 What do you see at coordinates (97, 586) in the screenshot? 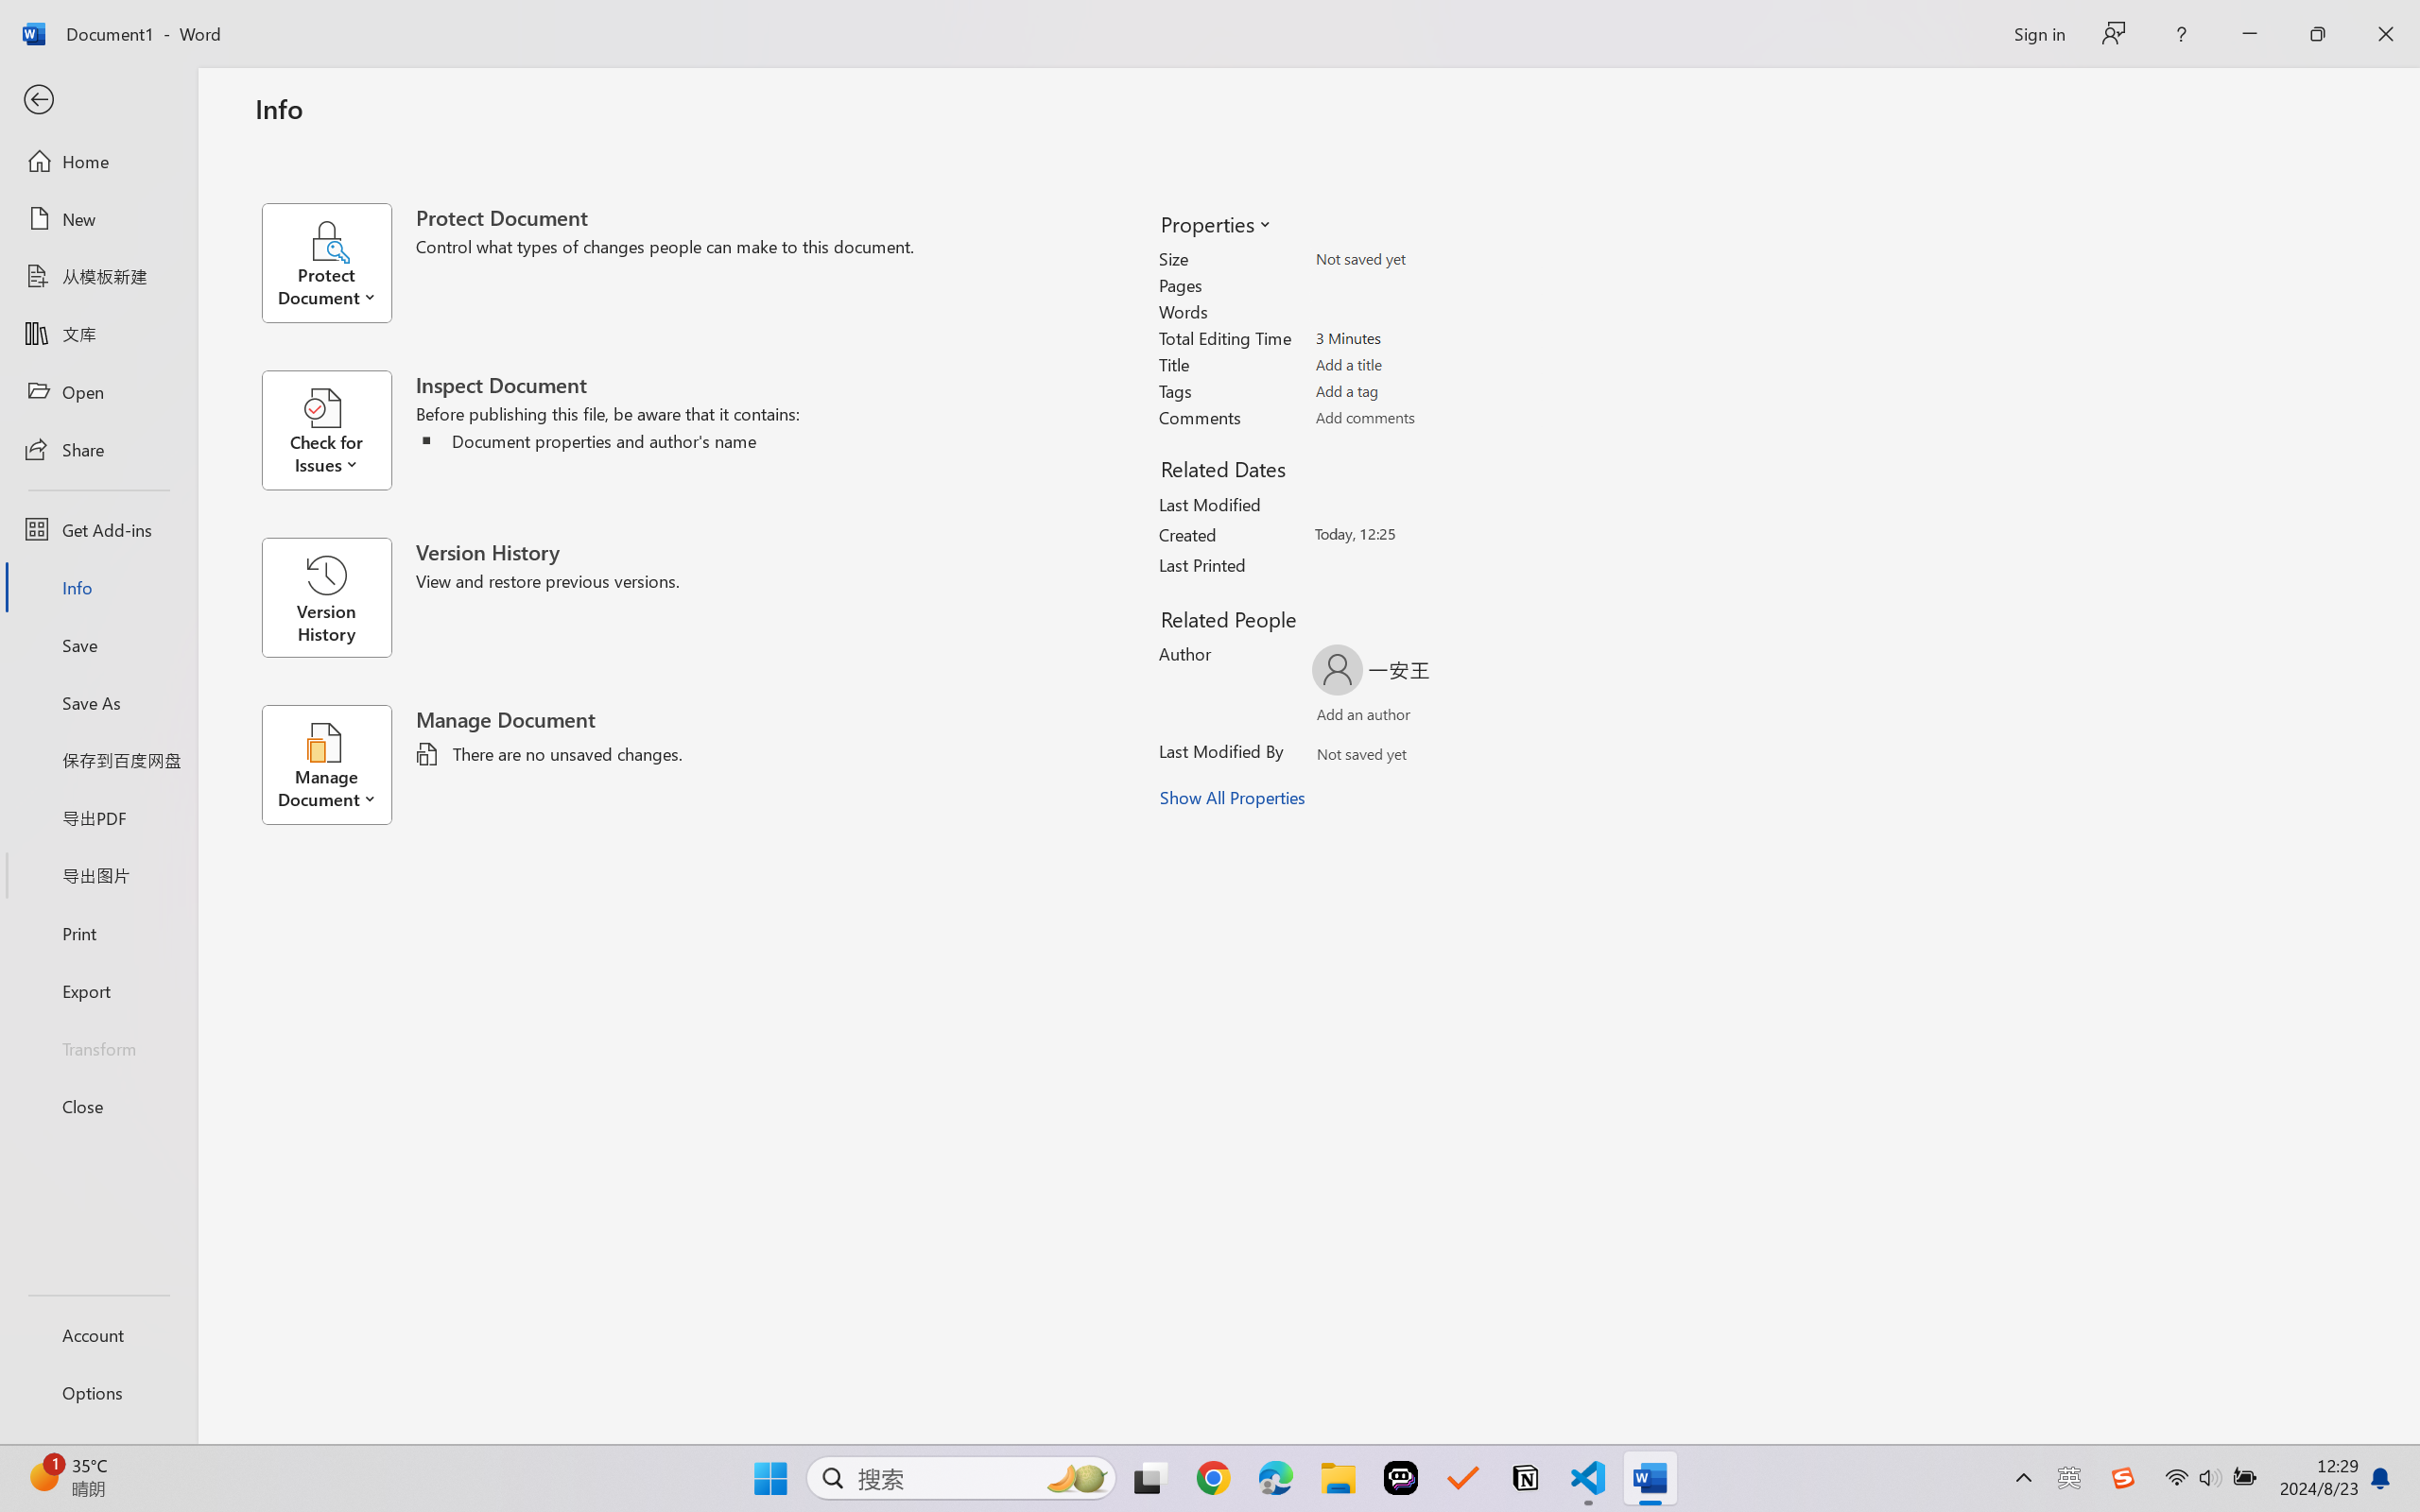
I see `'Info'` at bounding box center [97, 586].